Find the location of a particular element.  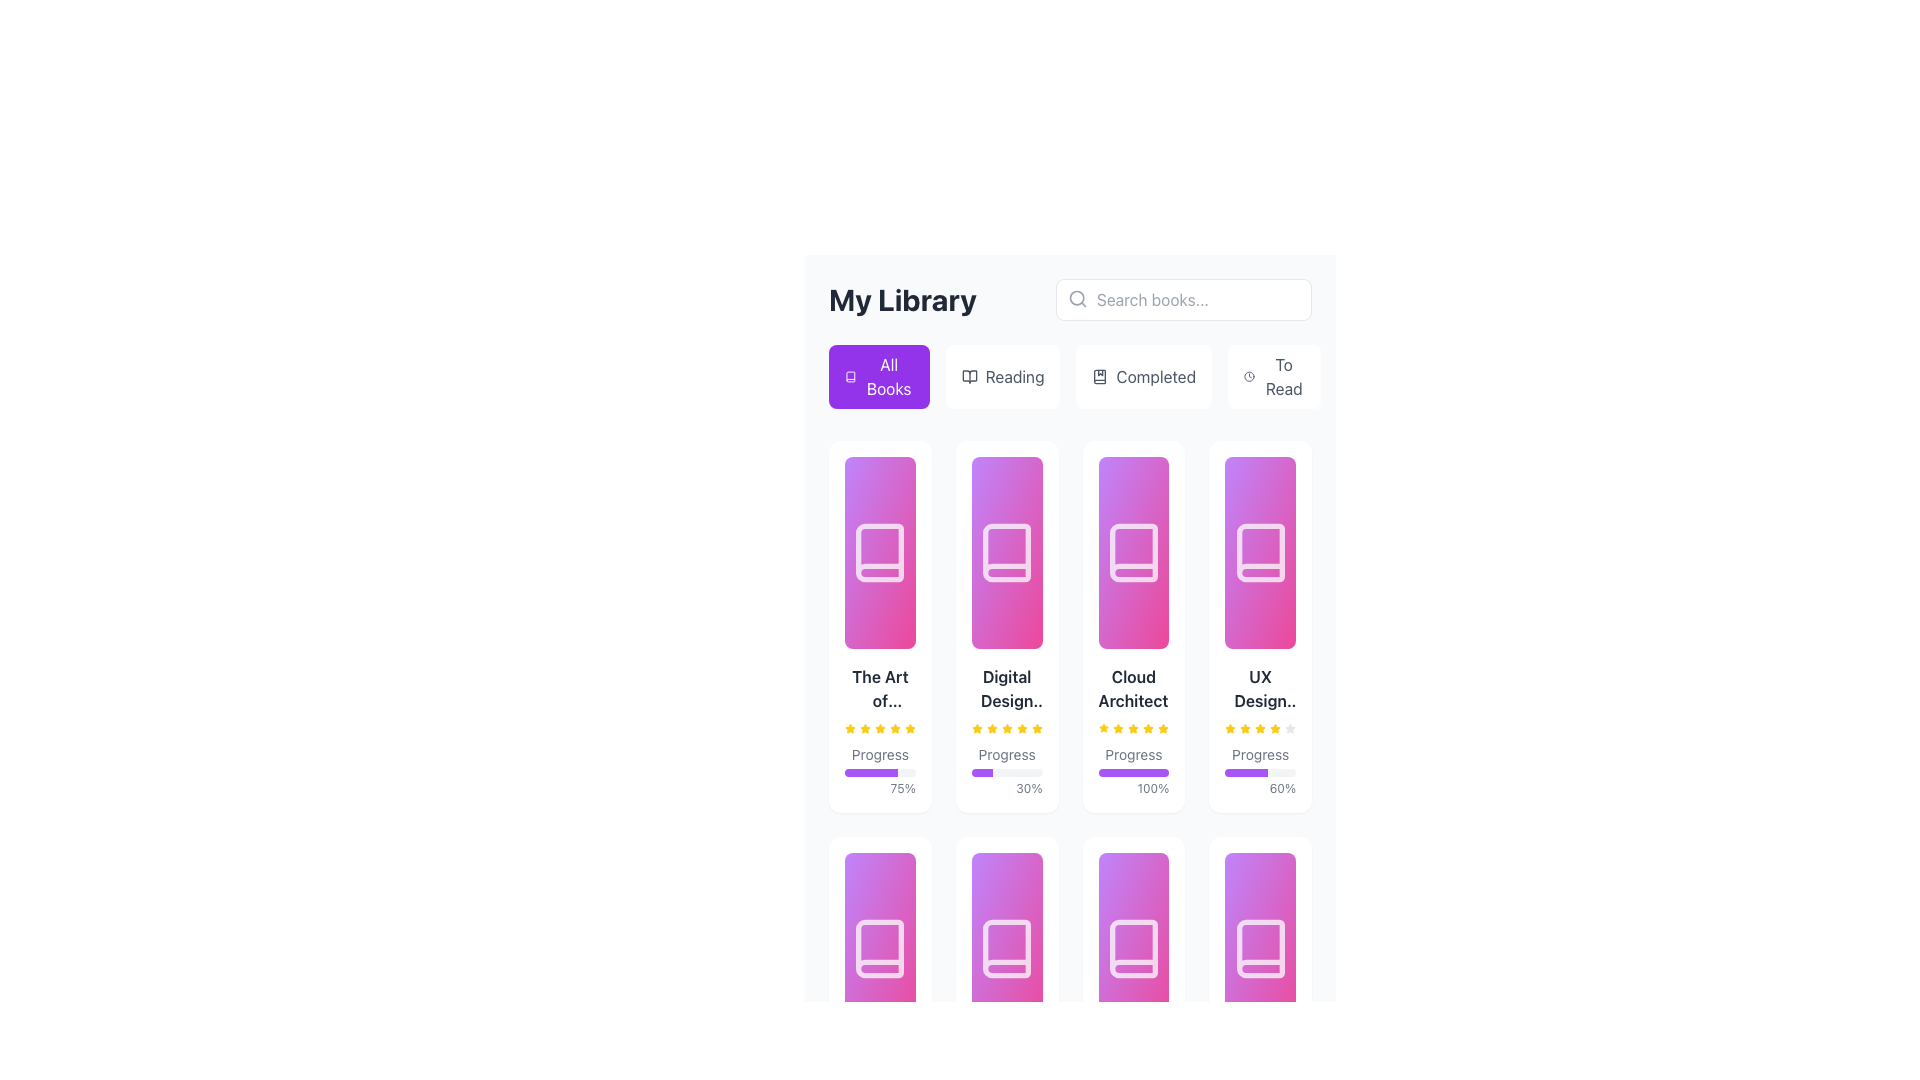

the graphical representation for the book 'The Art of Programming' located in the first row, first column of the library interface is located at coordinates (880, 552).